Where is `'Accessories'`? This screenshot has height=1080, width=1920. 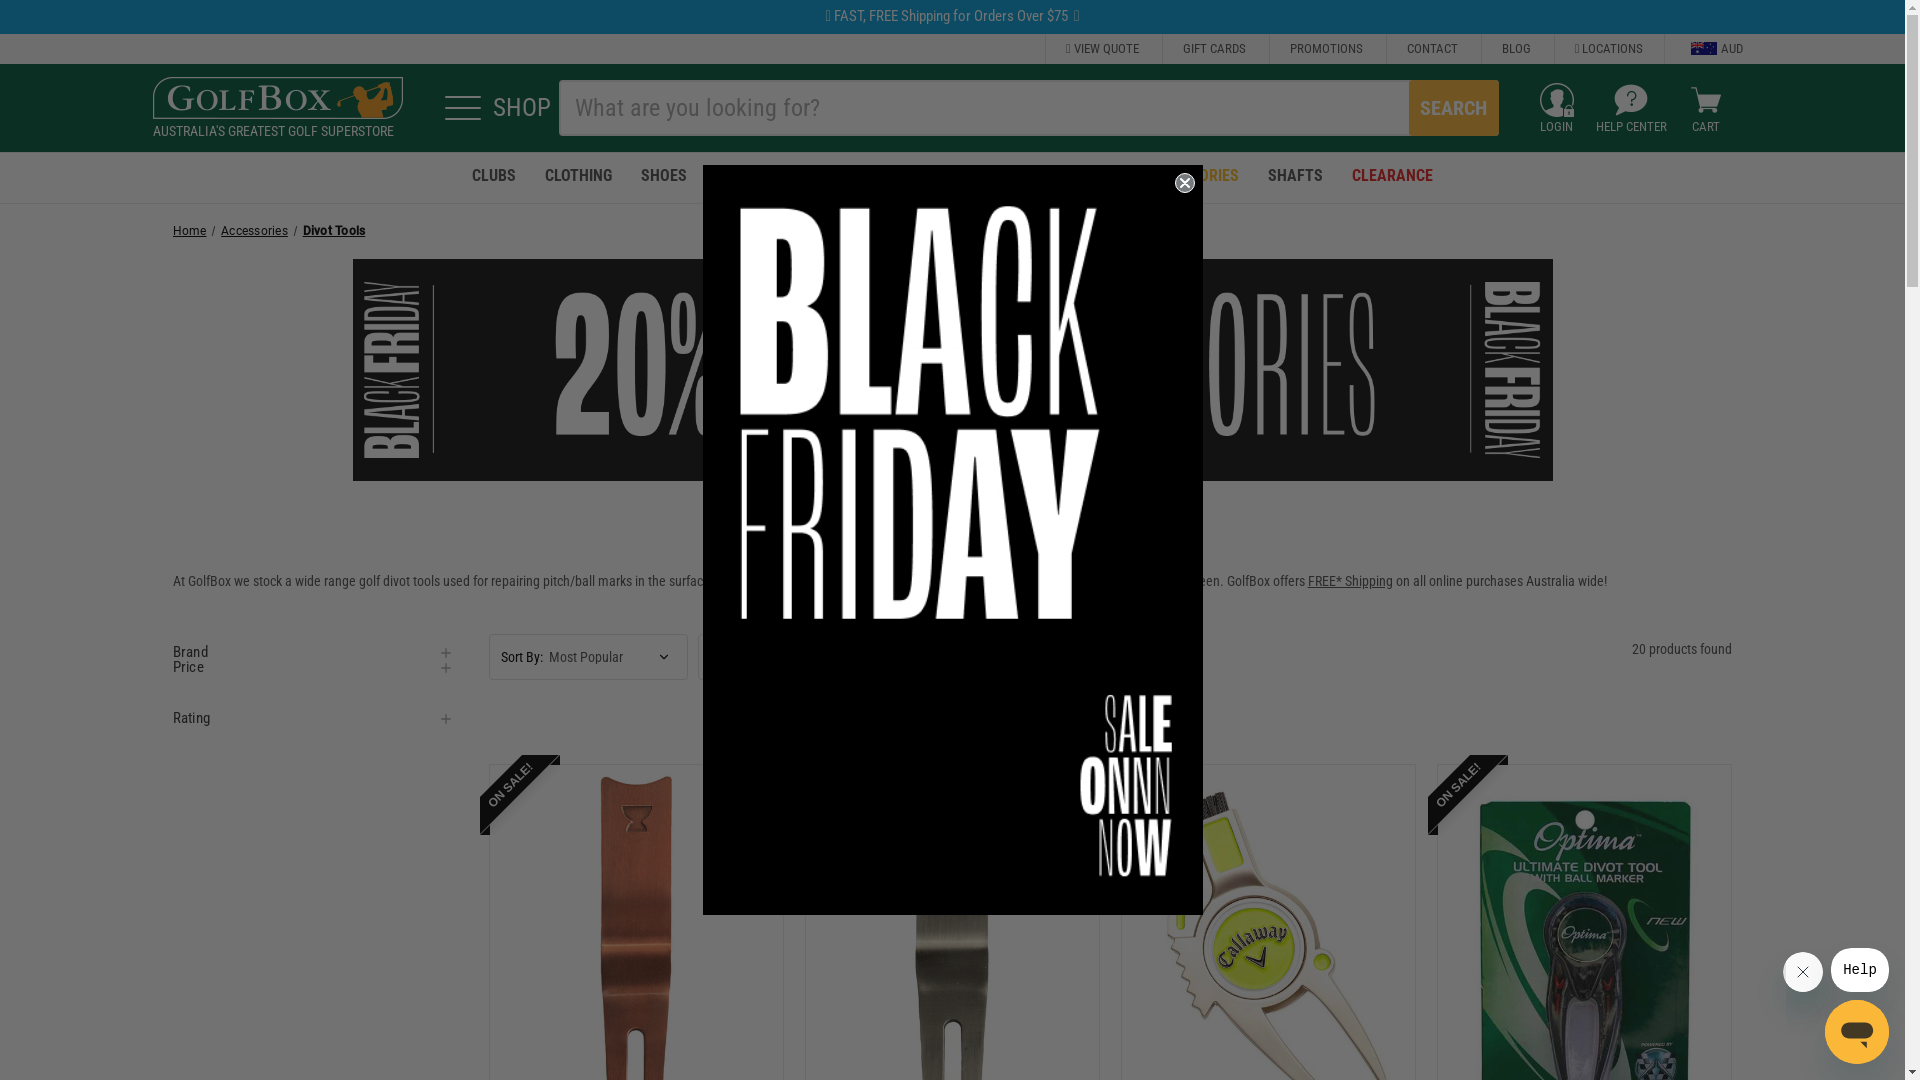
'Accessories' is located at coordinates (253, 230).